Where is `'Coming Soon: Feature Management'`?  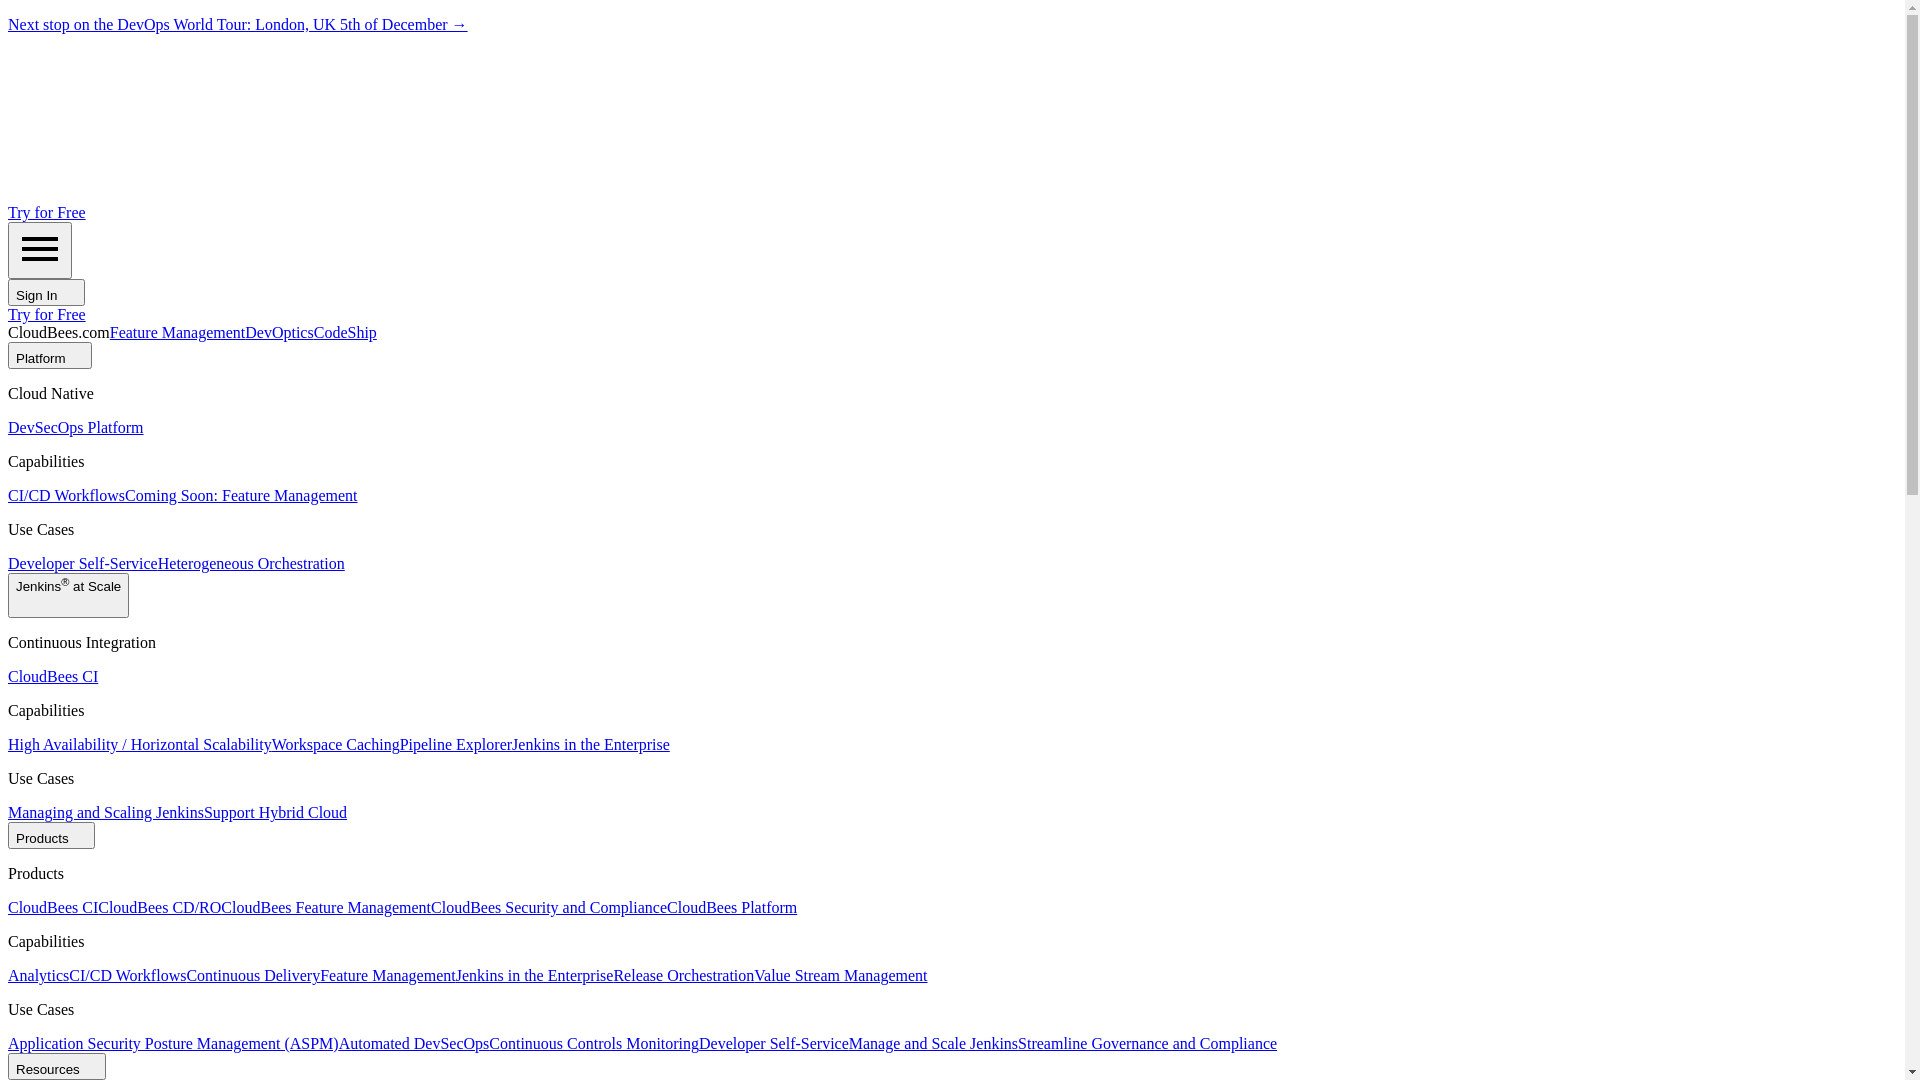 'Coming Soon: Feature Management' is located at coordinates (240, 495).